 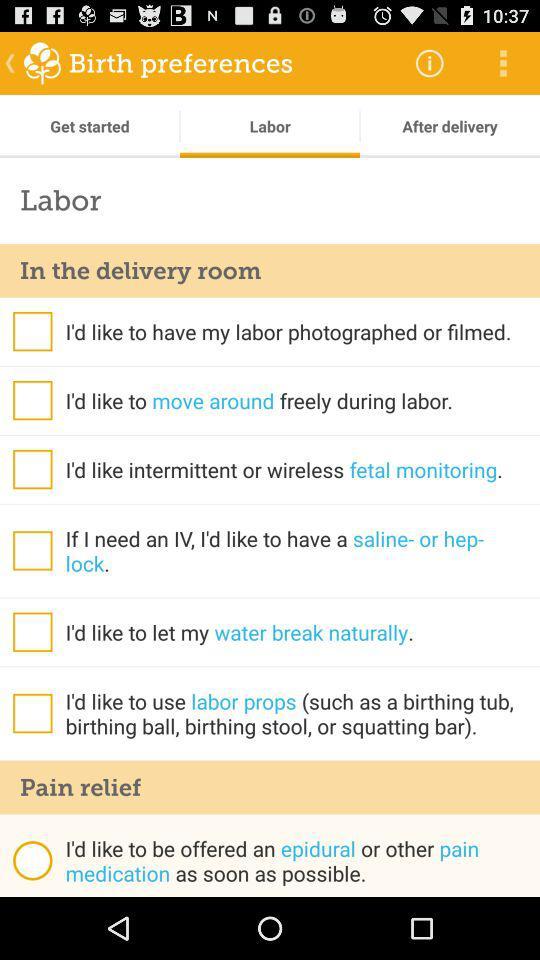 What do you see at coordinates (270, 269) in the screenshot?
I see `the in the delivery icon` at bounding box center [270, 269].